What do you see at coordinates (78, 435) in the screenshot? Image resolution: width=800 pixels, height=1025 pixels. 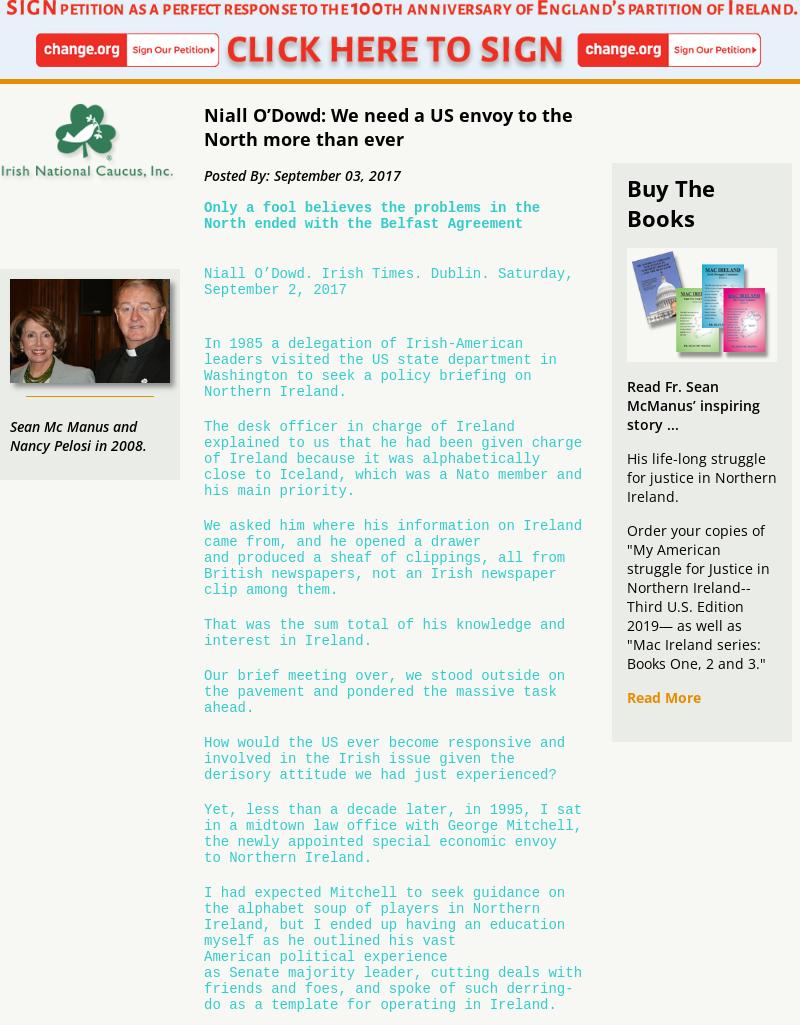 I see `'Sean Mc Manus and Nancy Pelosi in 2008.'` at bounding box center [78, 435].